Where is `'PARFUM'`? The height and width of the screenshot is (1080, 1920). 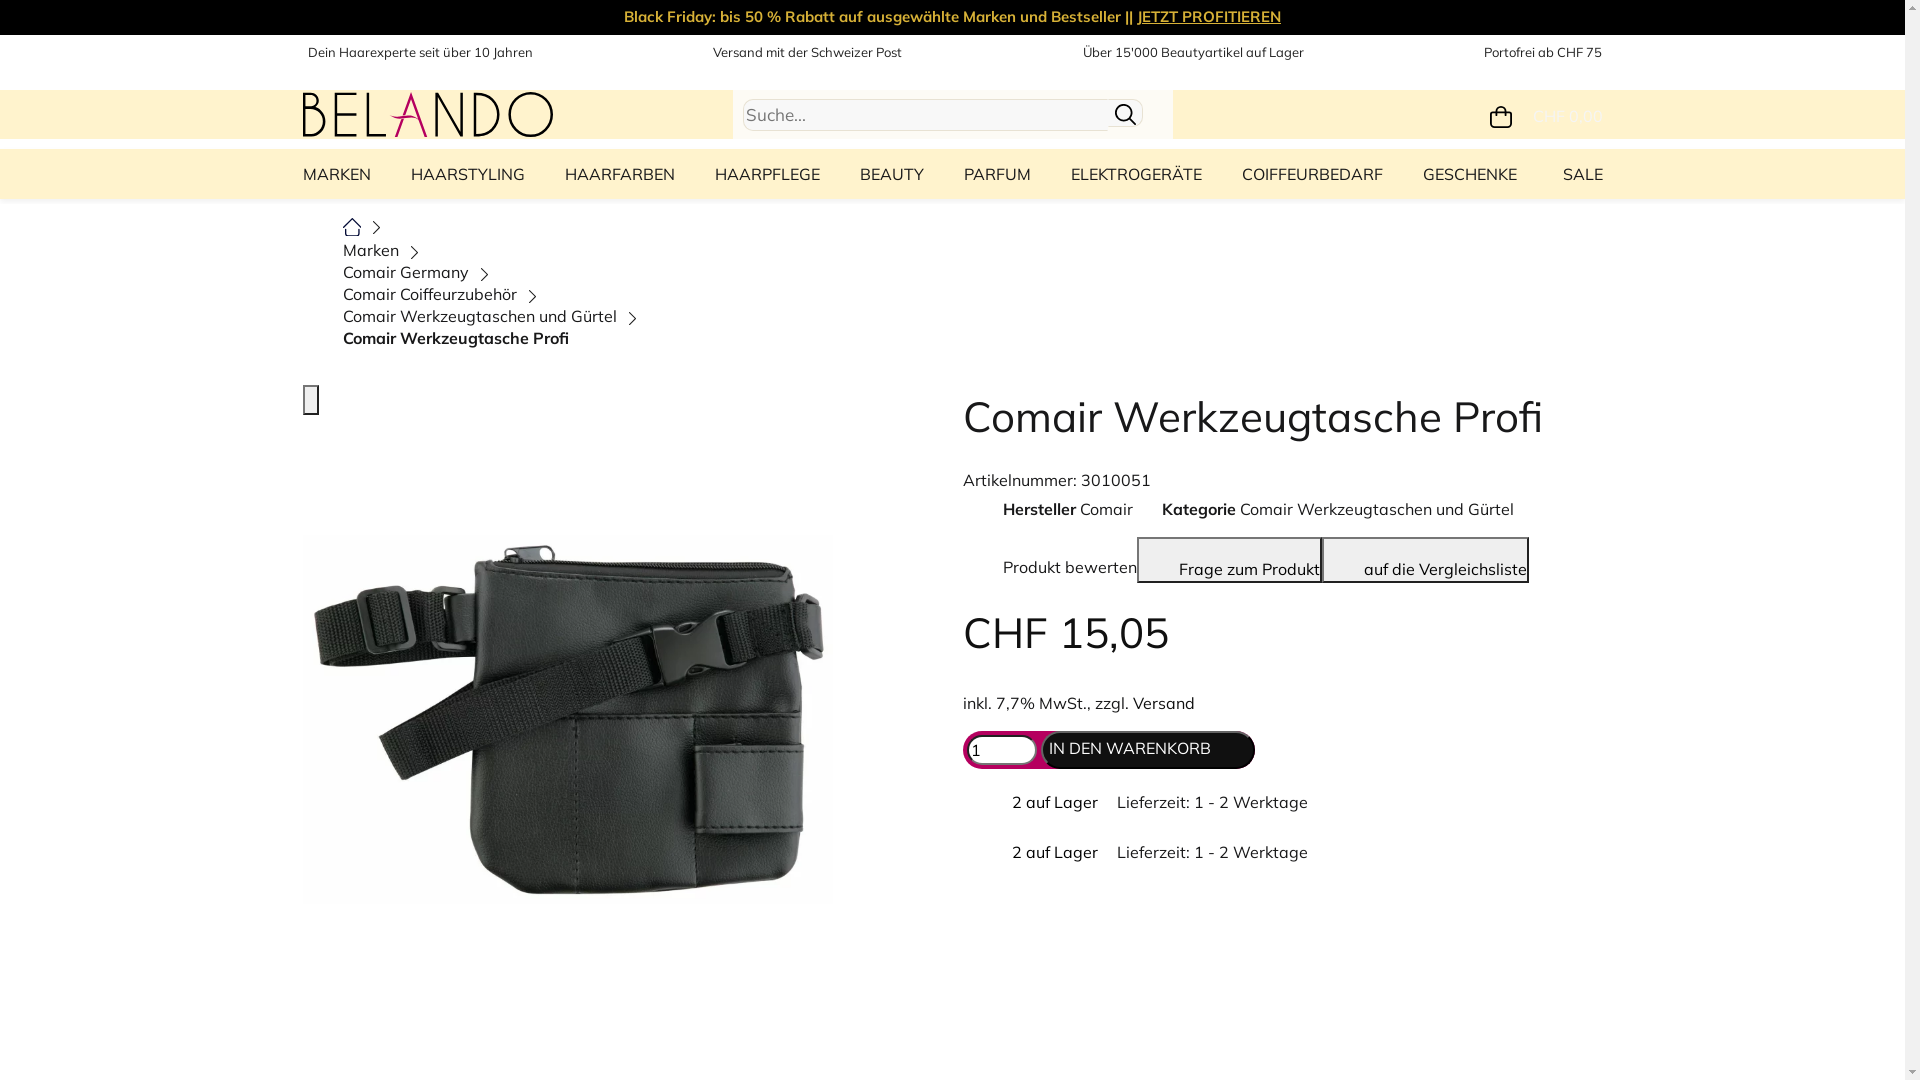
'PARFUM' is located at coordinates (997, 172).